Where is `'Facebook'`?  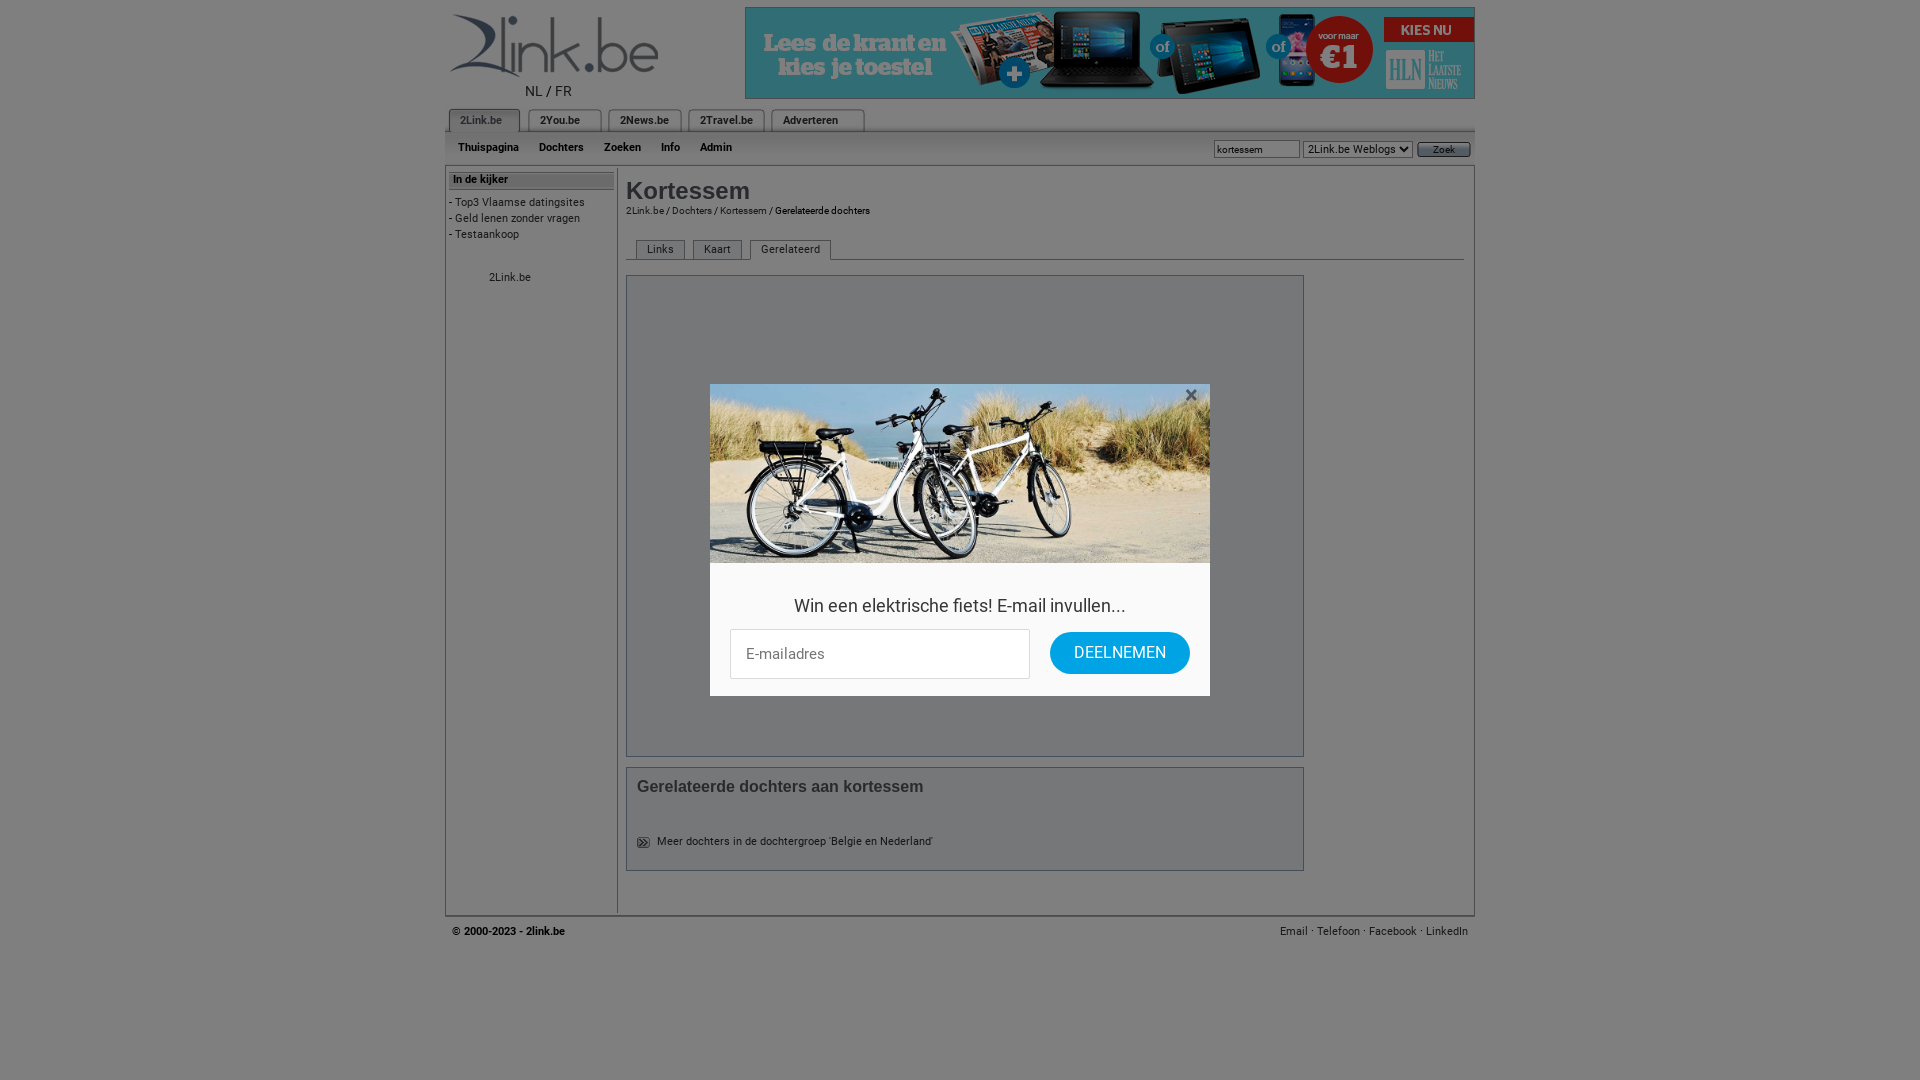
'Facebook' is located at coordinates (1367, 931).